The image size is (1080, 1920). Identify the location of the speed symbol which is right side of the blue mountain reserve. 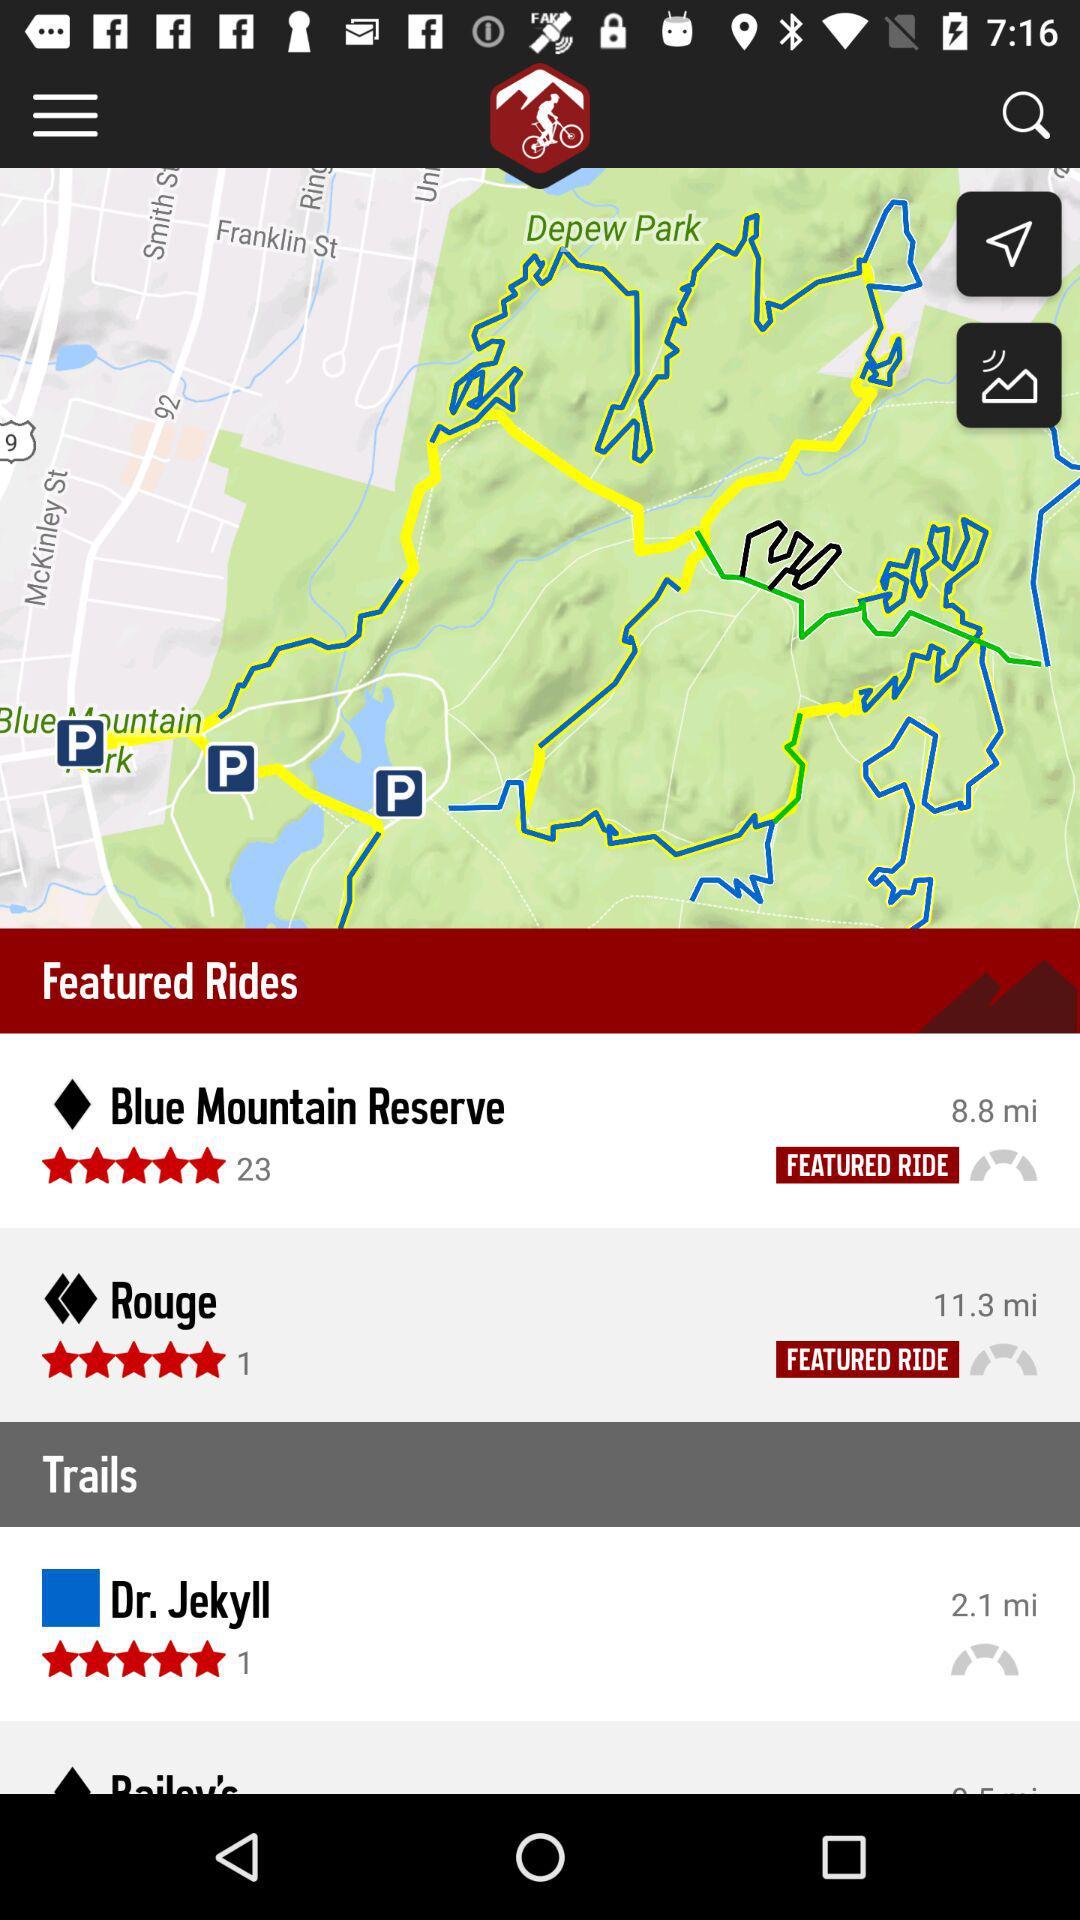
(1003, 1163).